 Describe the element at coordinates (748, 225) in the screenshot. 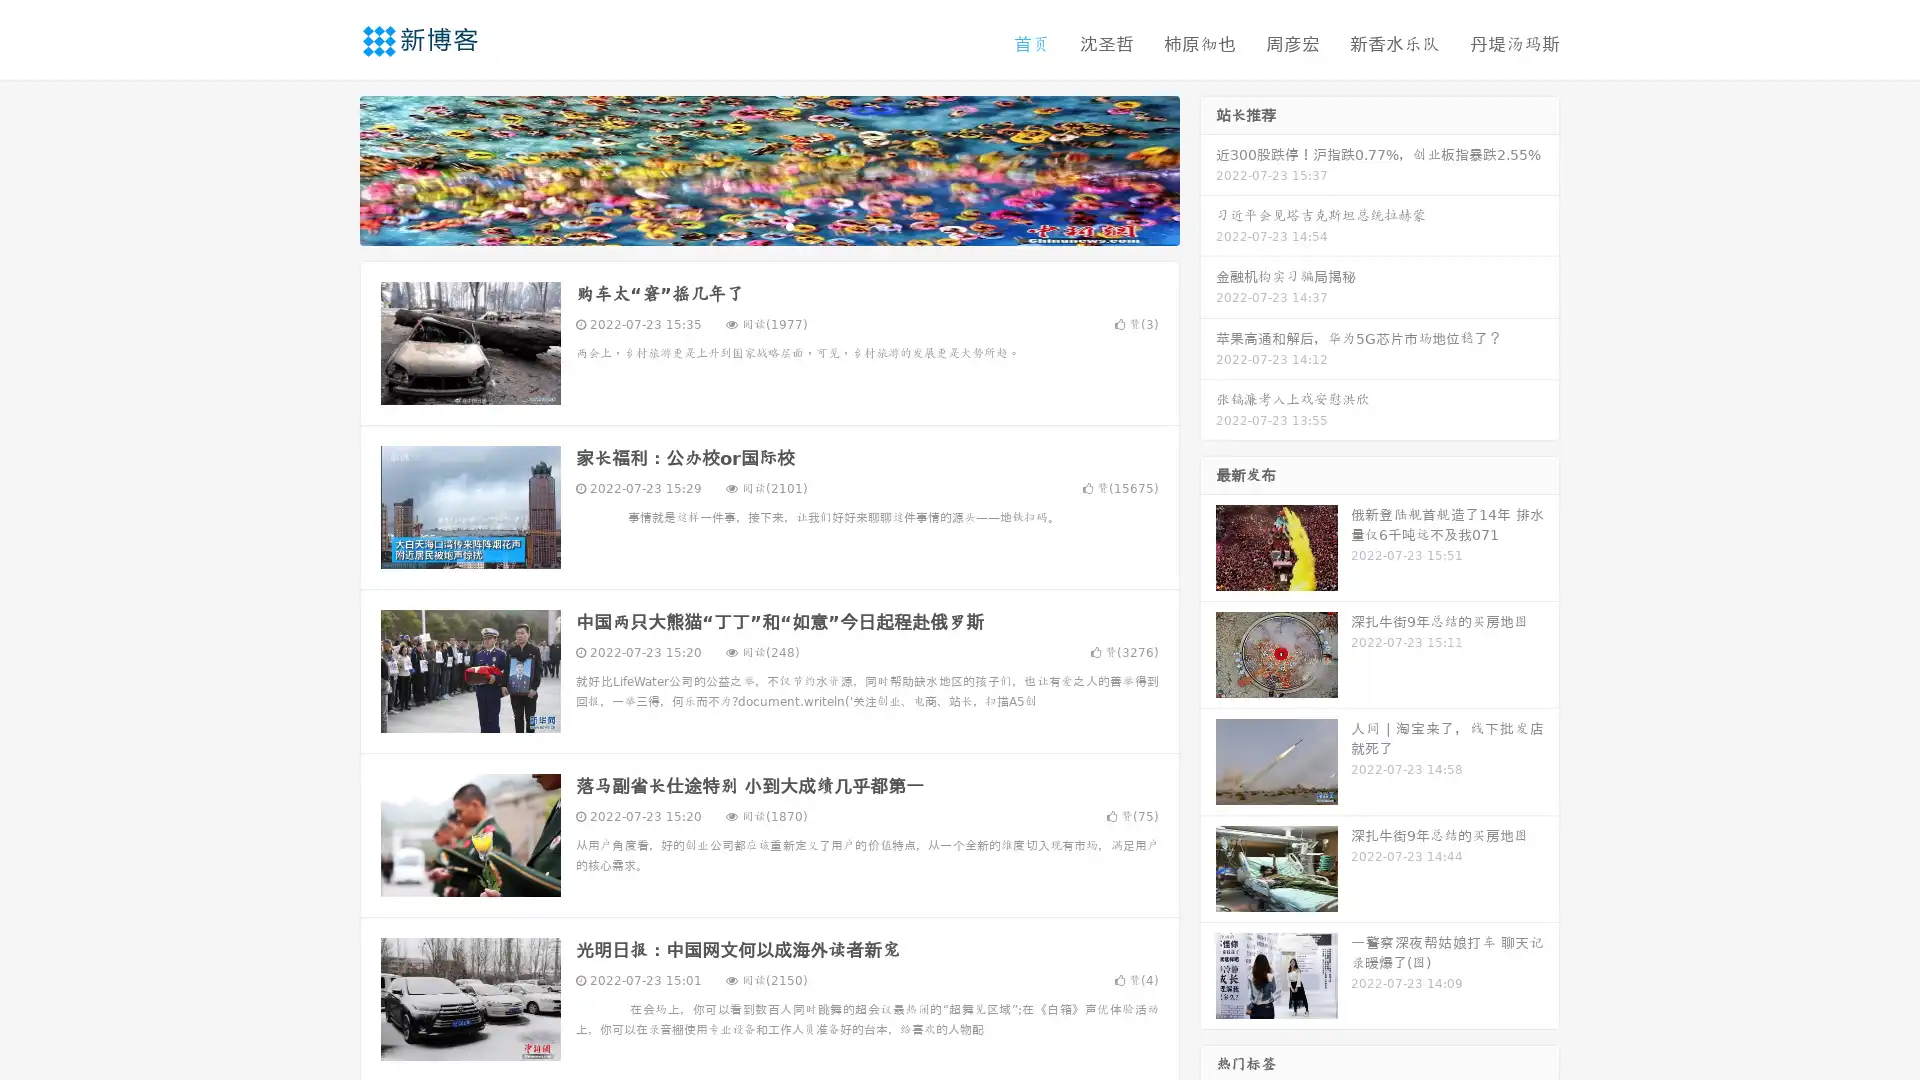

I see `Go to slide 1` at that location.